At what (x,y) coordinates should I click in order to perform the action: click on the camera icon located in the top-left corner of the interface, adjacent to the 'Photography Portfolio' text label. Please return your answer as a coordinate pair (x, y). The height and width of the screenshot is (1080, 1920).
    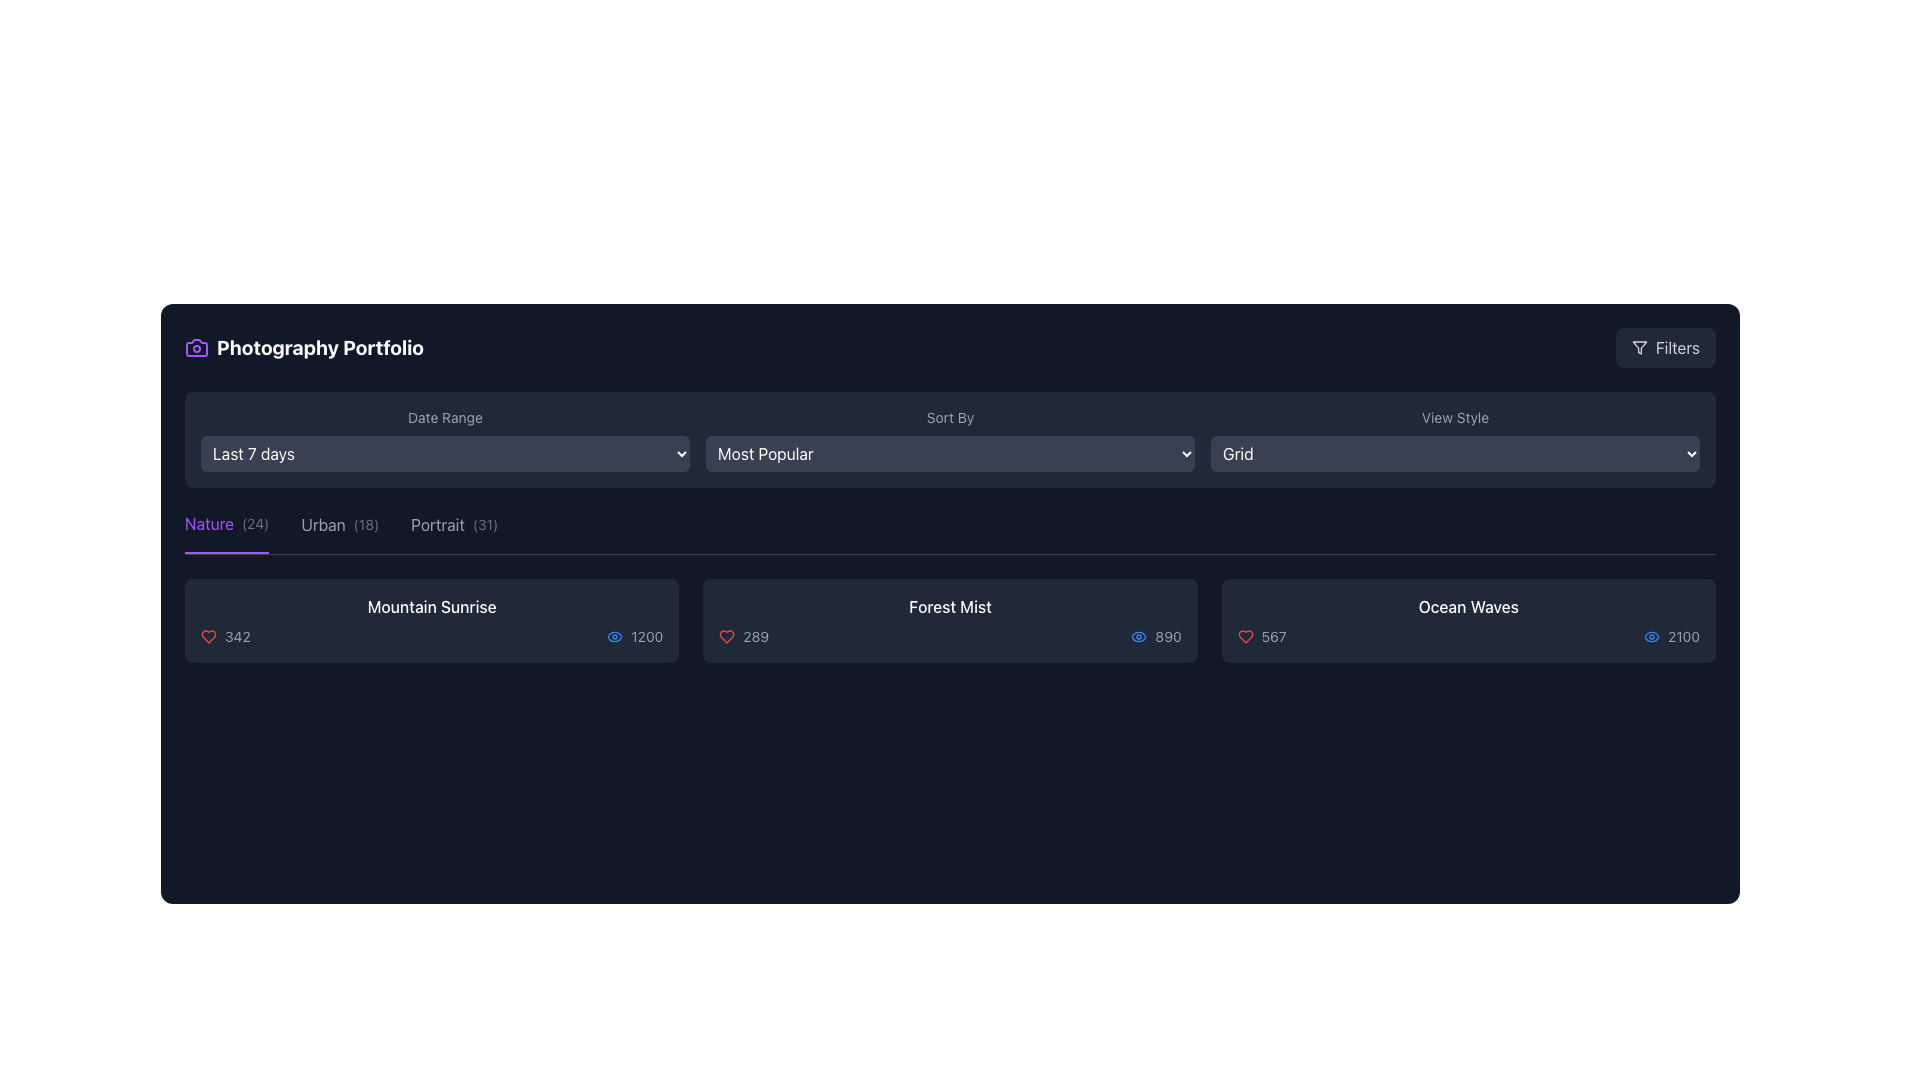
    Looking at the image, I should click on (196, 346).